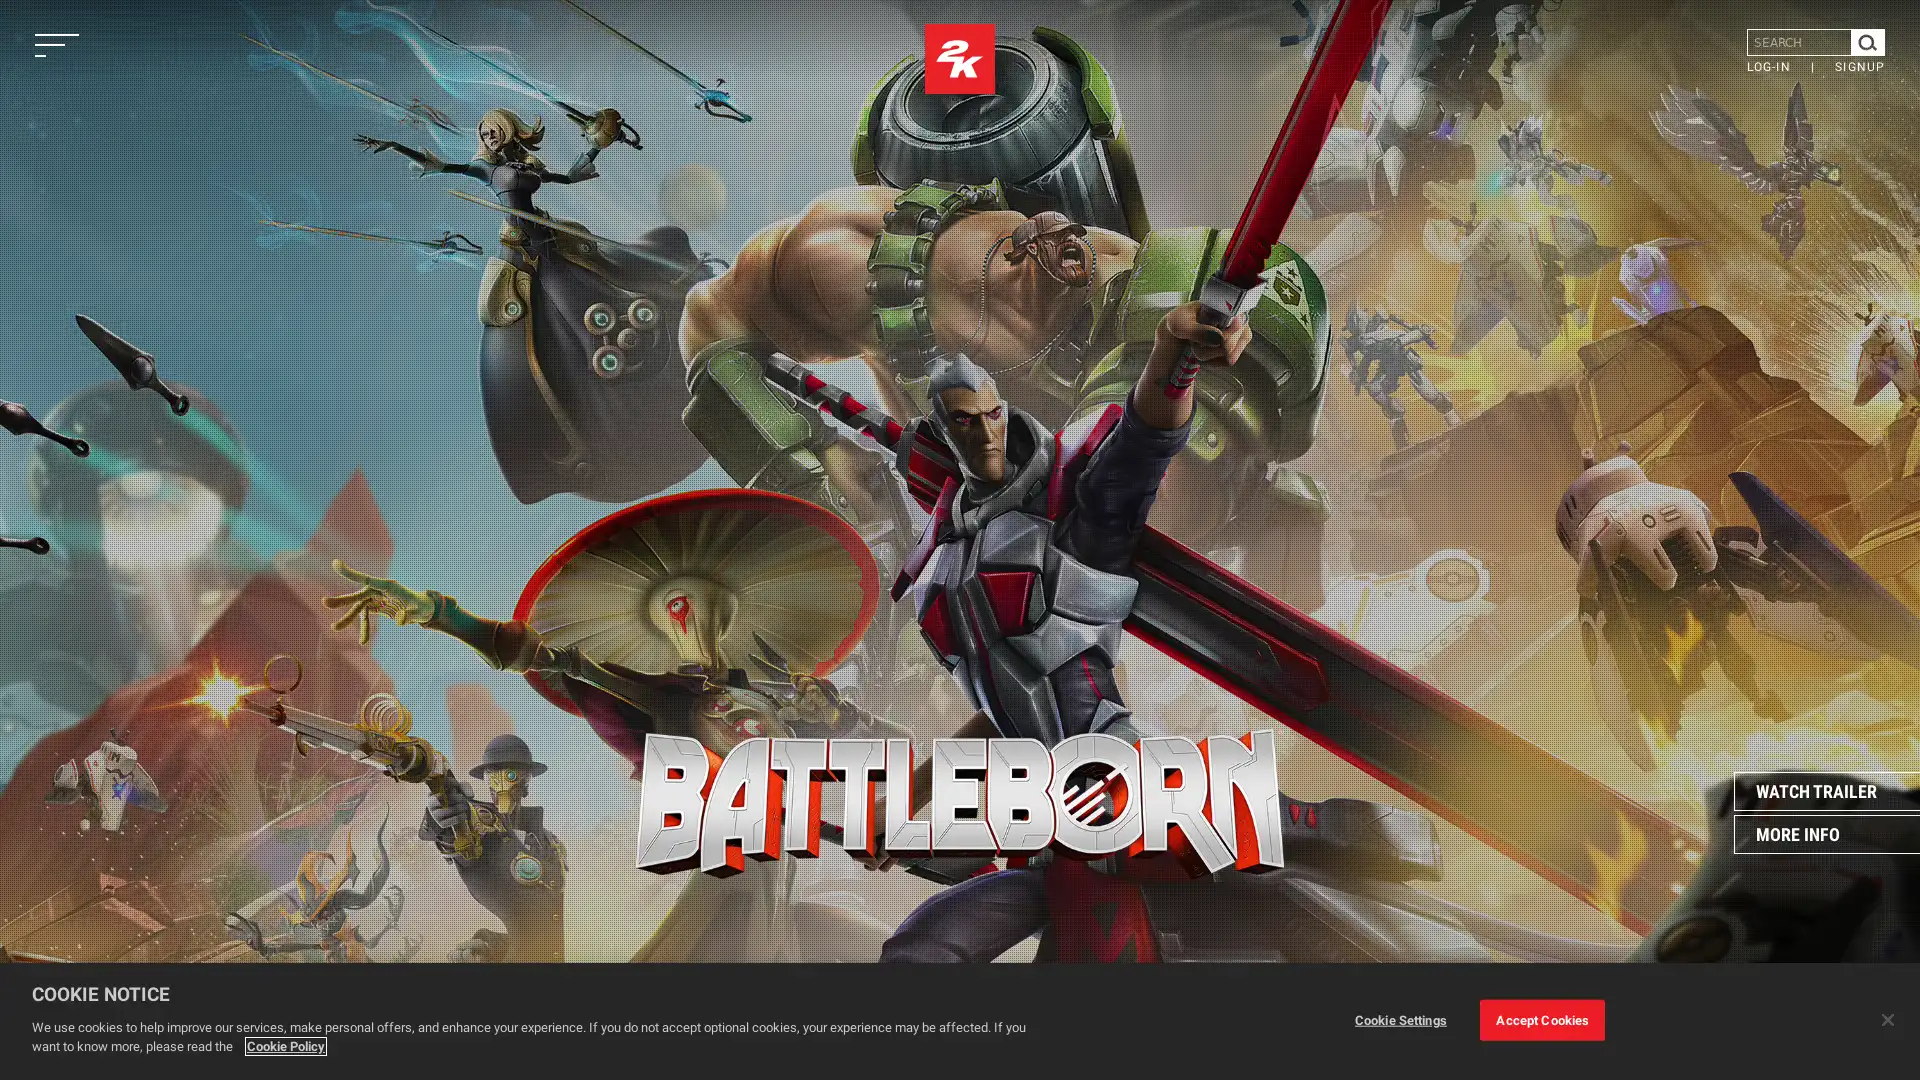  Describe the element at coordinates (1399, 1019) in the screenshot. I see `Cookie Settings` at that location.